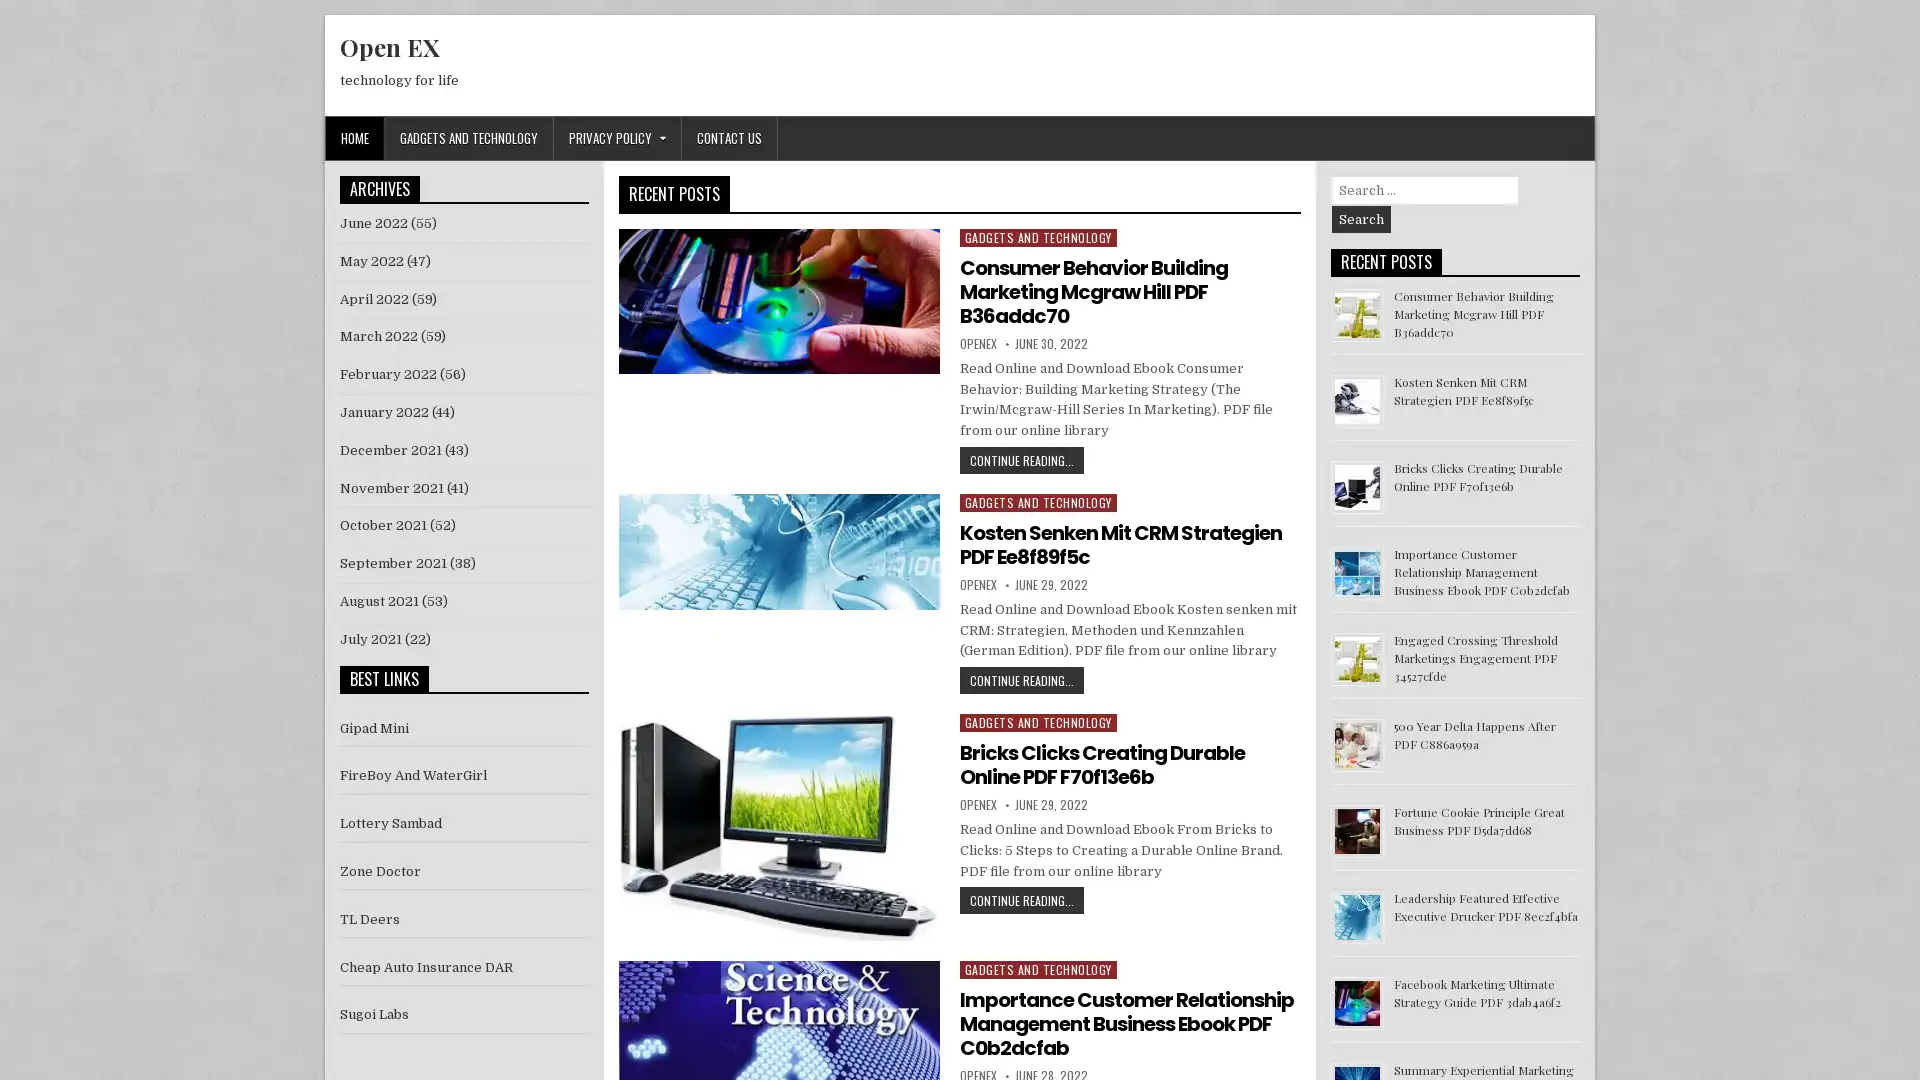 Image resolution: width=1920 pixels, height=1080 pixels. What do you see at coordinates (1360, 219) in the screenshot?
I see `Search` at bounding box center [1360, 219].